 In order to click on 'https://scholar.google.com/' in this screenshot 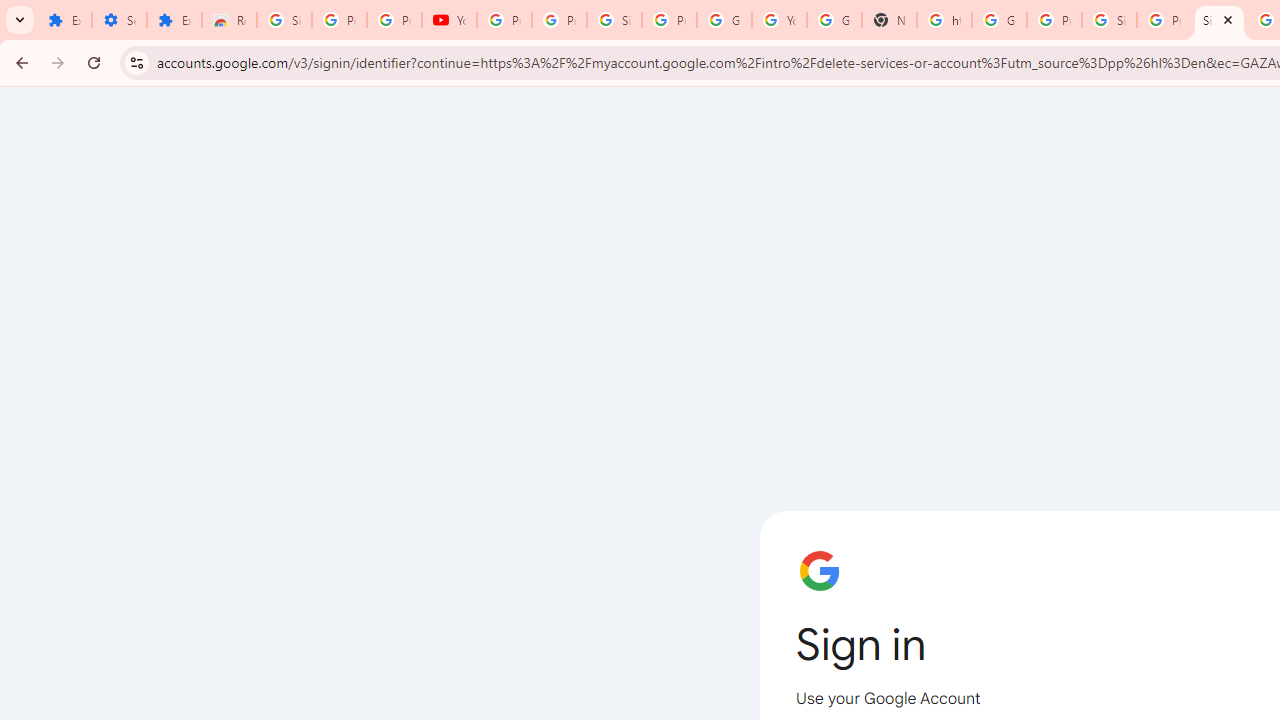, I will do `click(943, 20)`.